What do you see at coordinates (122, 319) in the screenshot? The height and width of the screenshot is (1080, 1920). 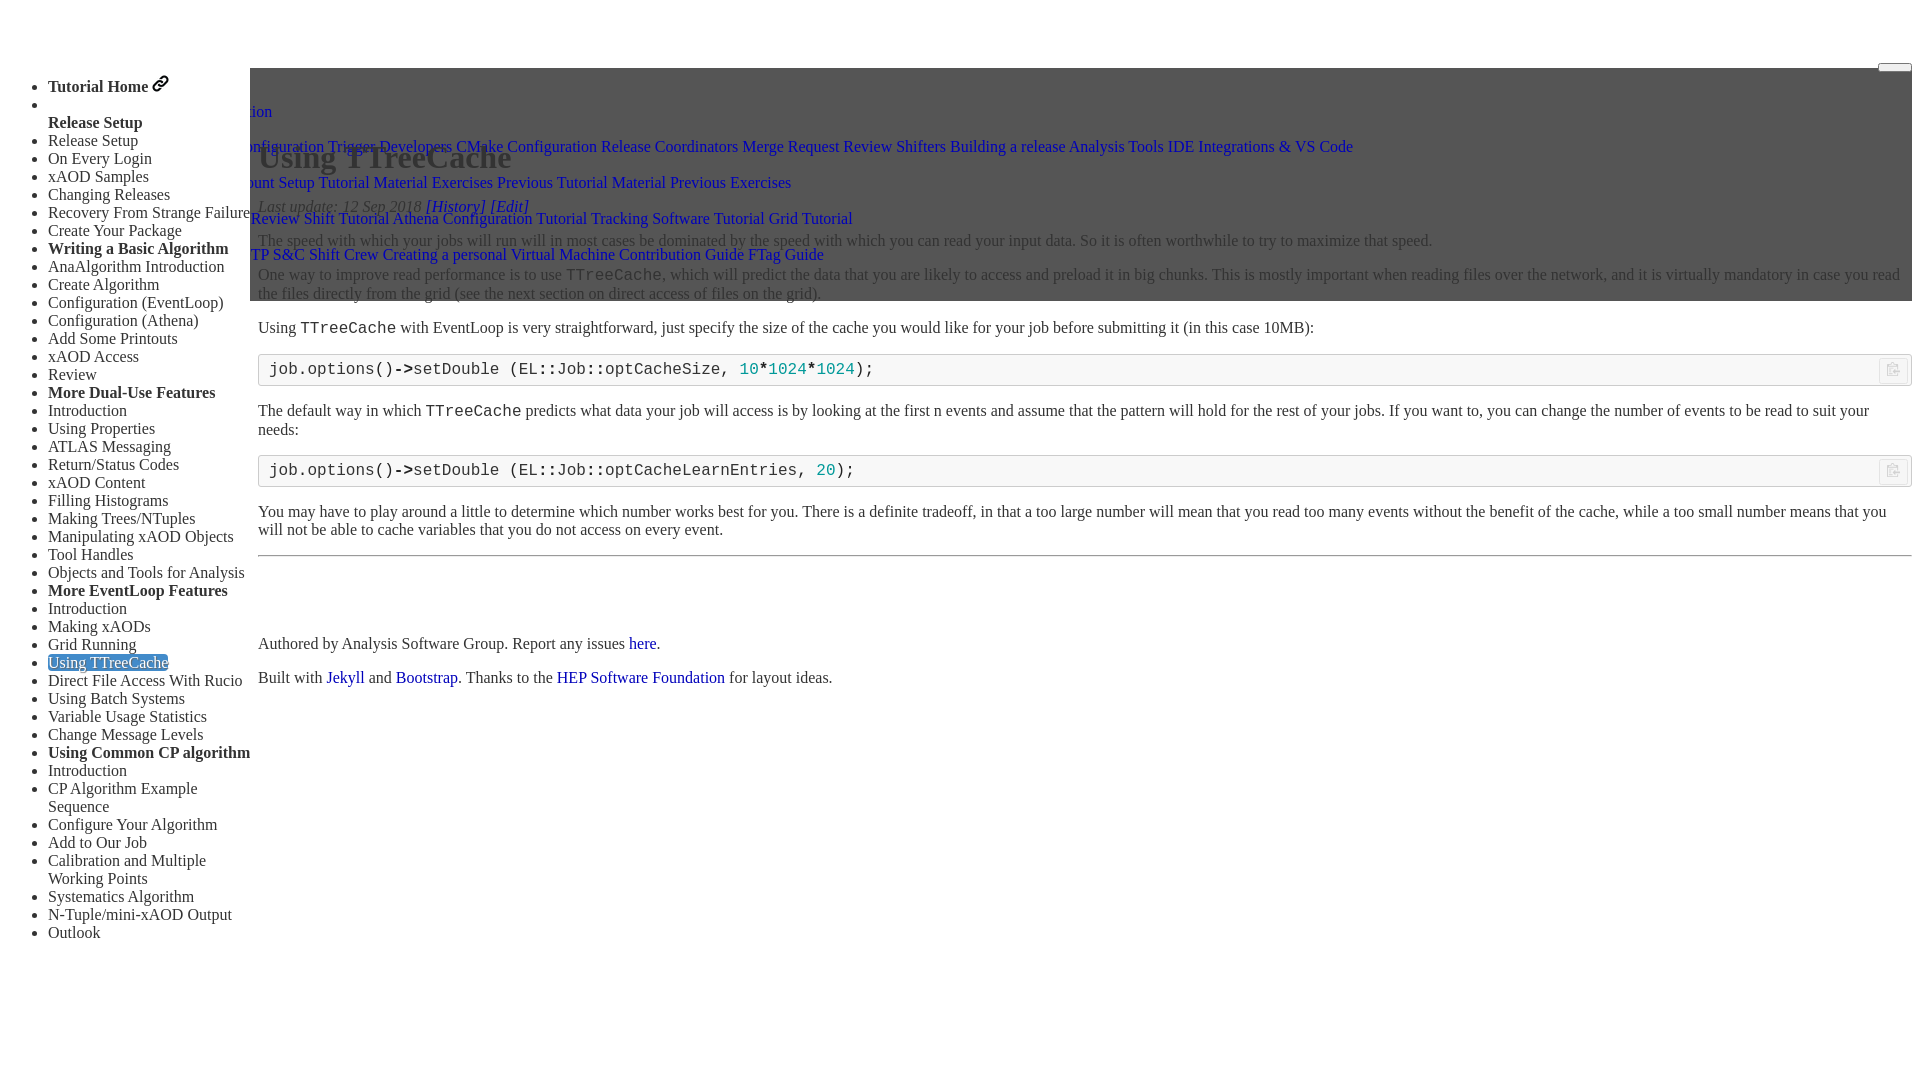 I see `'Configuration (Athena)'` at bounding box center [122, 319].